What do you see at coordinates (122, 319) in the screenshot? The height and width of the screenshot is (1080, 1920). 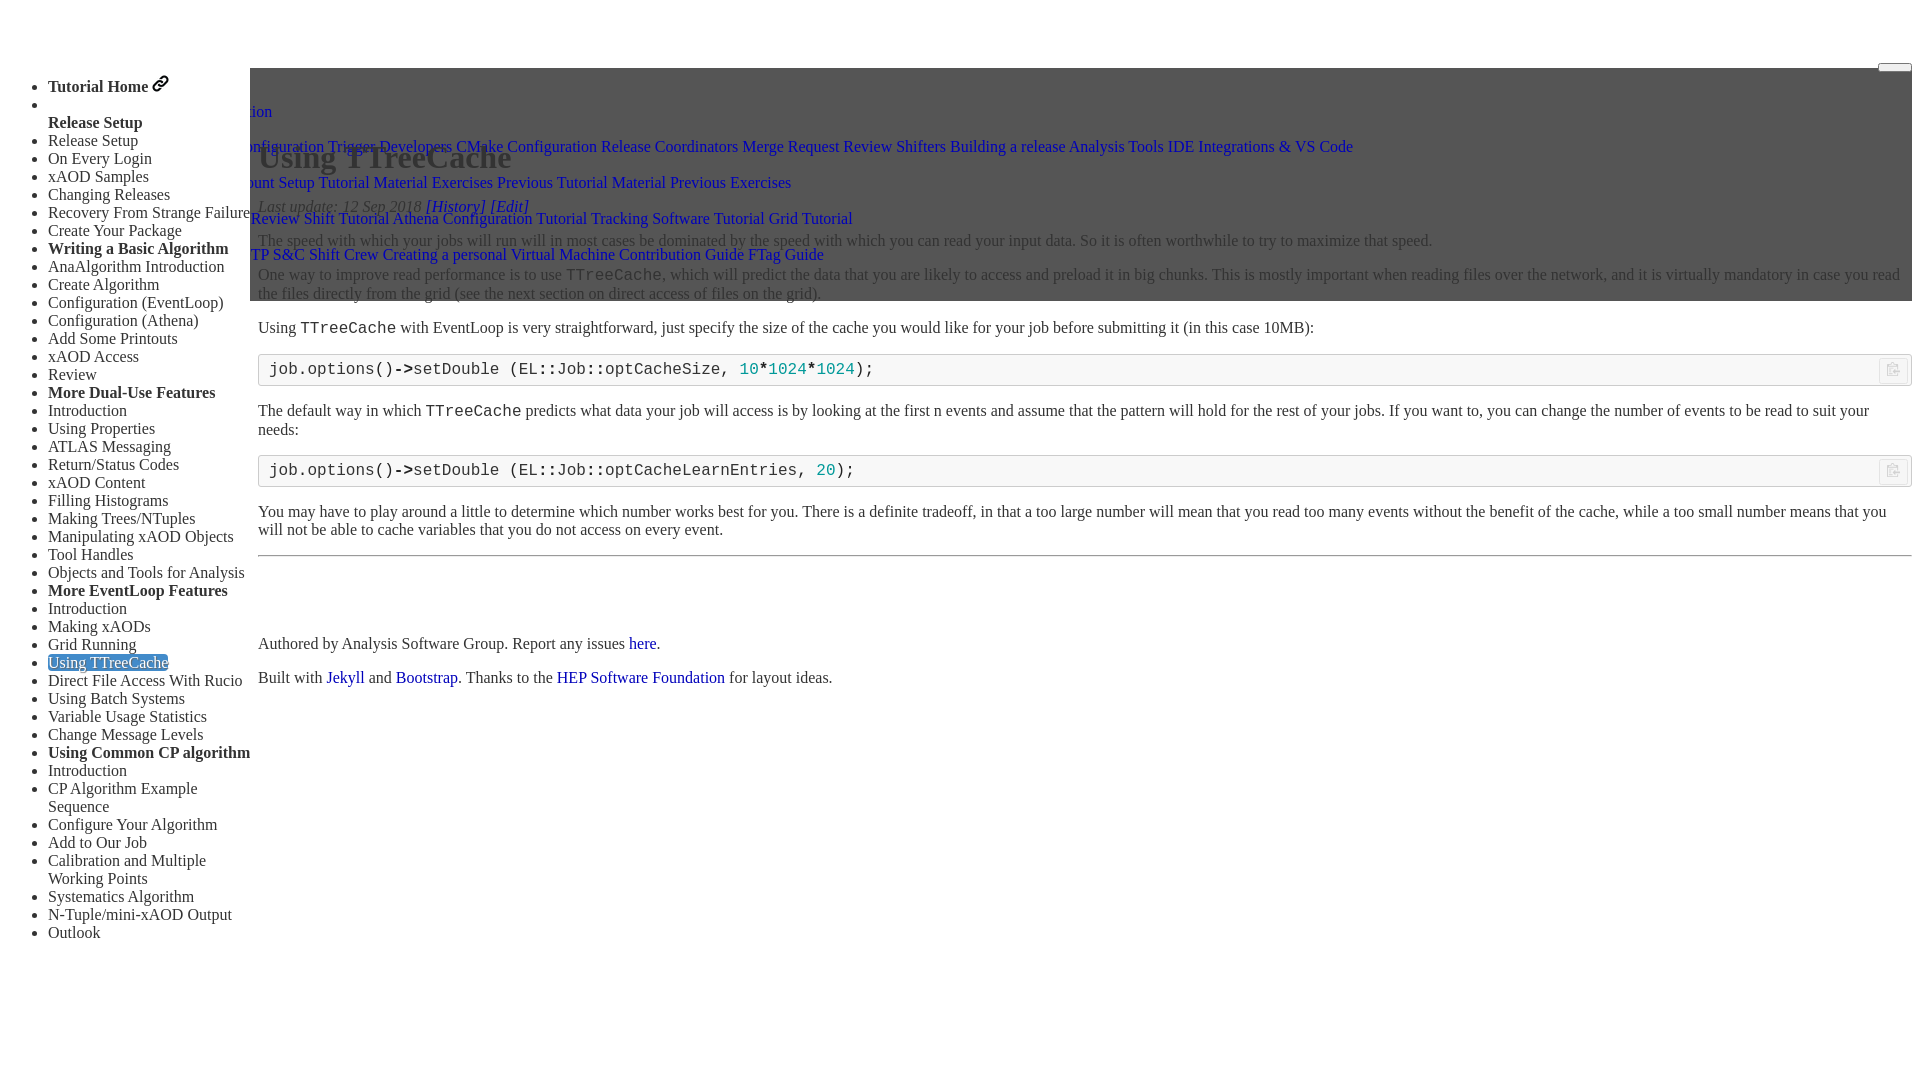 I see `'Configuration (Athena)'` at bounding box center [122, 319].